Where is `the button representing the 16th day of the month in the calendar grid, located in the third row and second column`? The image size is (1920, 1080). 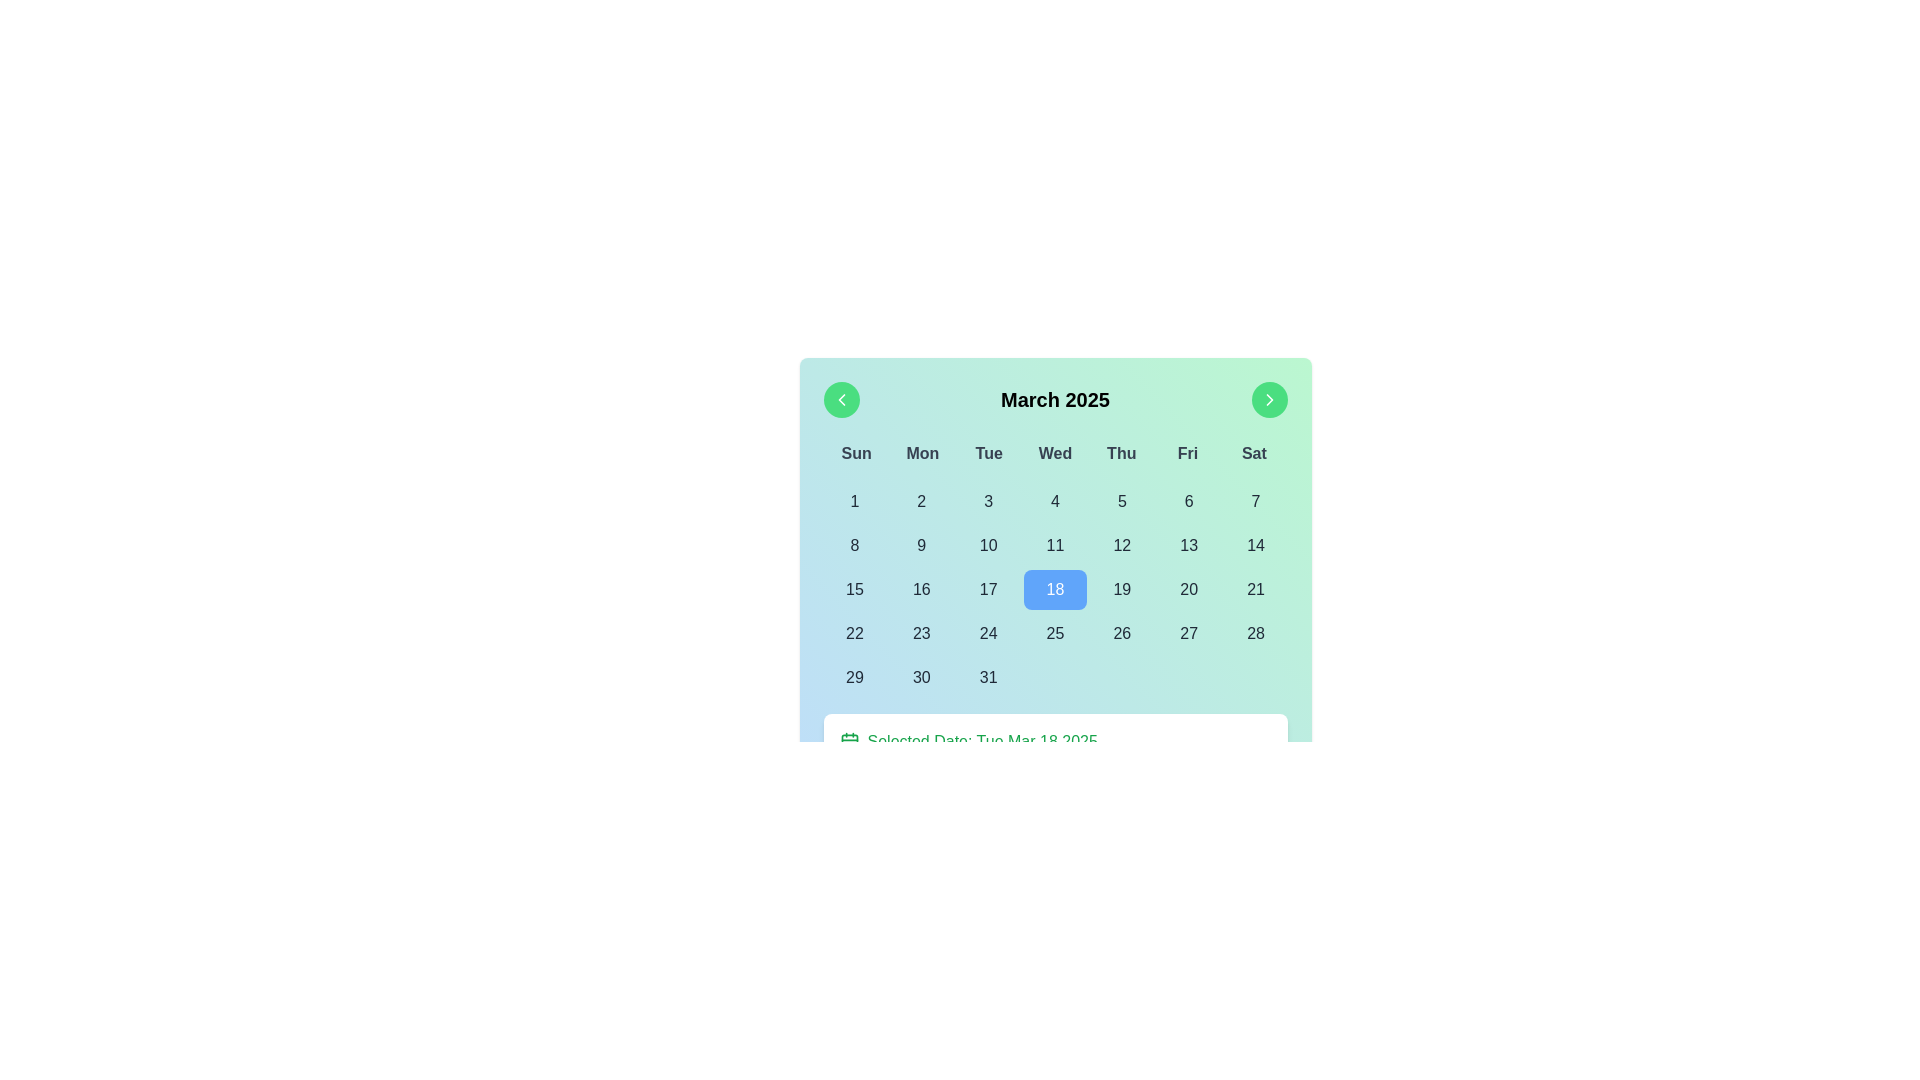
the button representing the 16th day of the month in the calendar grid, located in the third row and second column is located at coordinates (920, 589).